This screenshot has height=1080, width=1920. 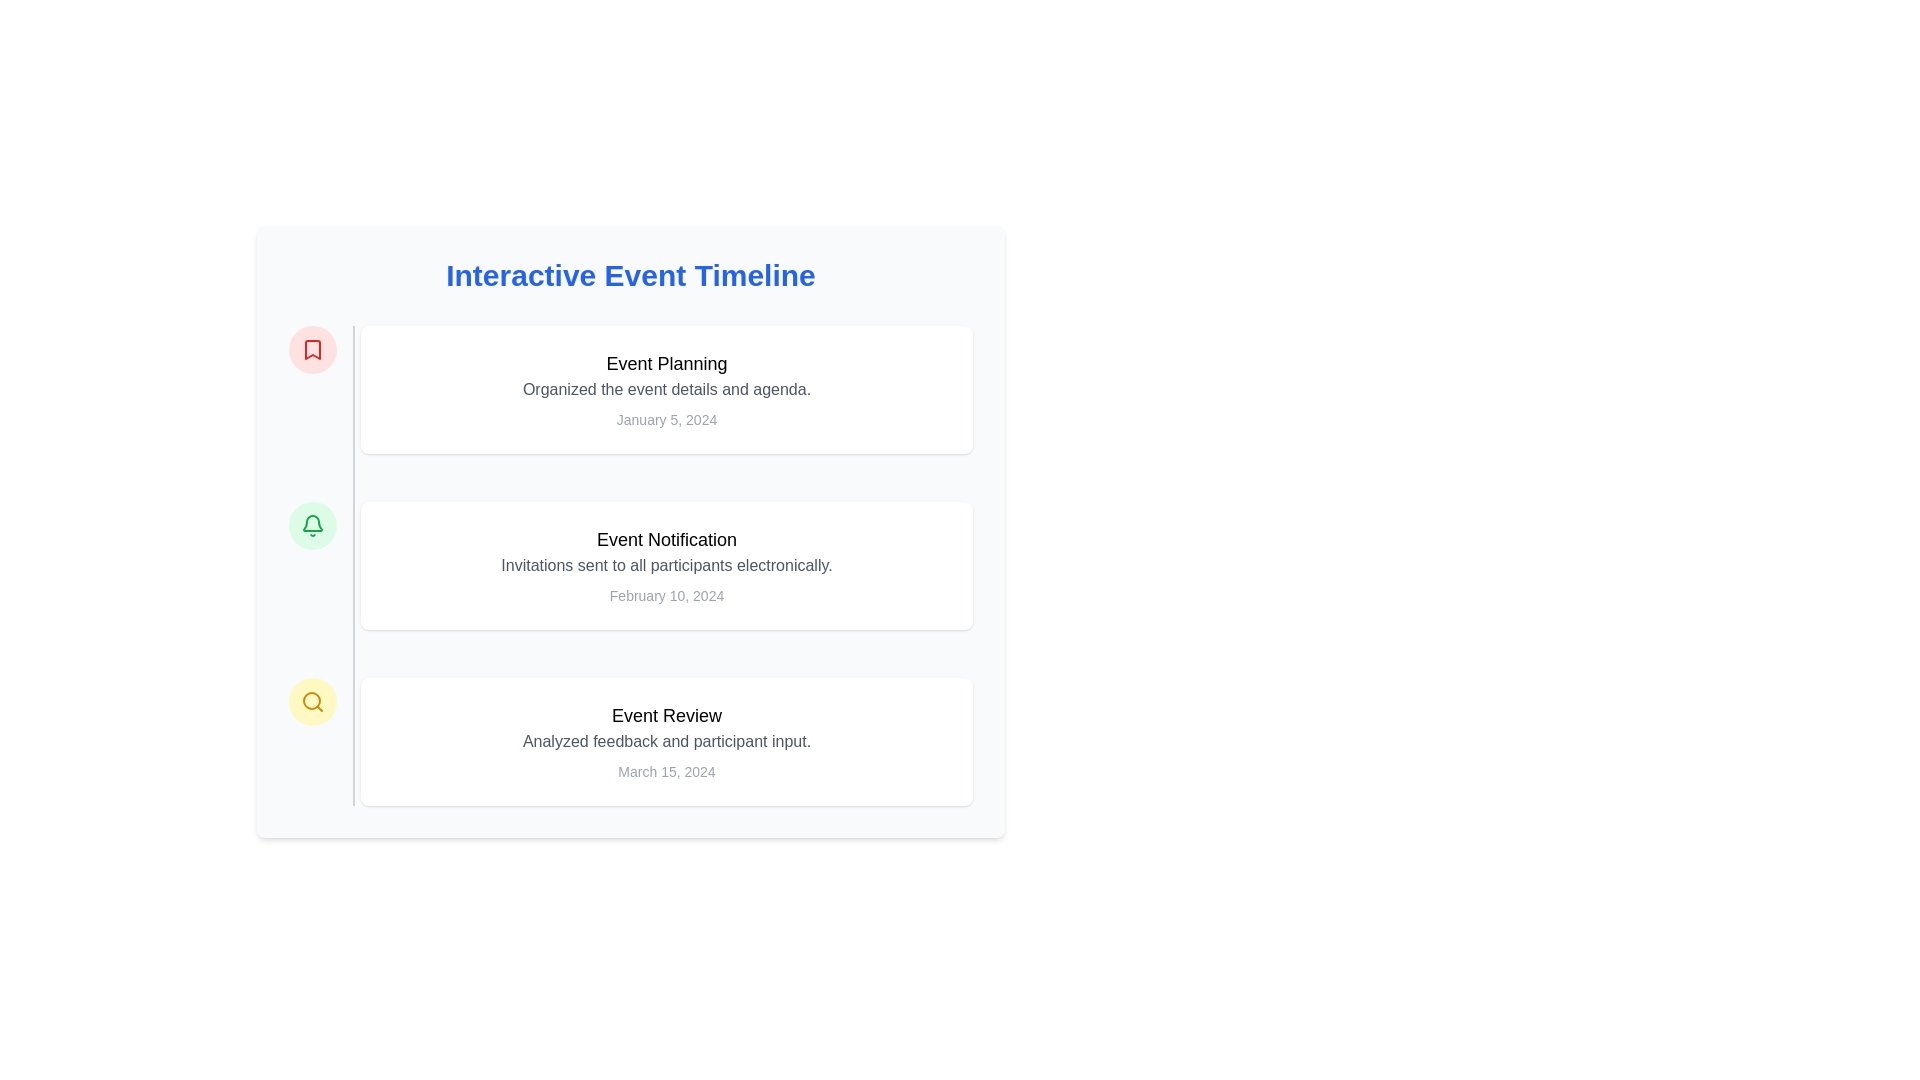 I want to click on text content of the informational card that provides details about a specific event, including its title, description, and date, positioned as the first entry in a vertically stacked list, so click(x=667, y=389).